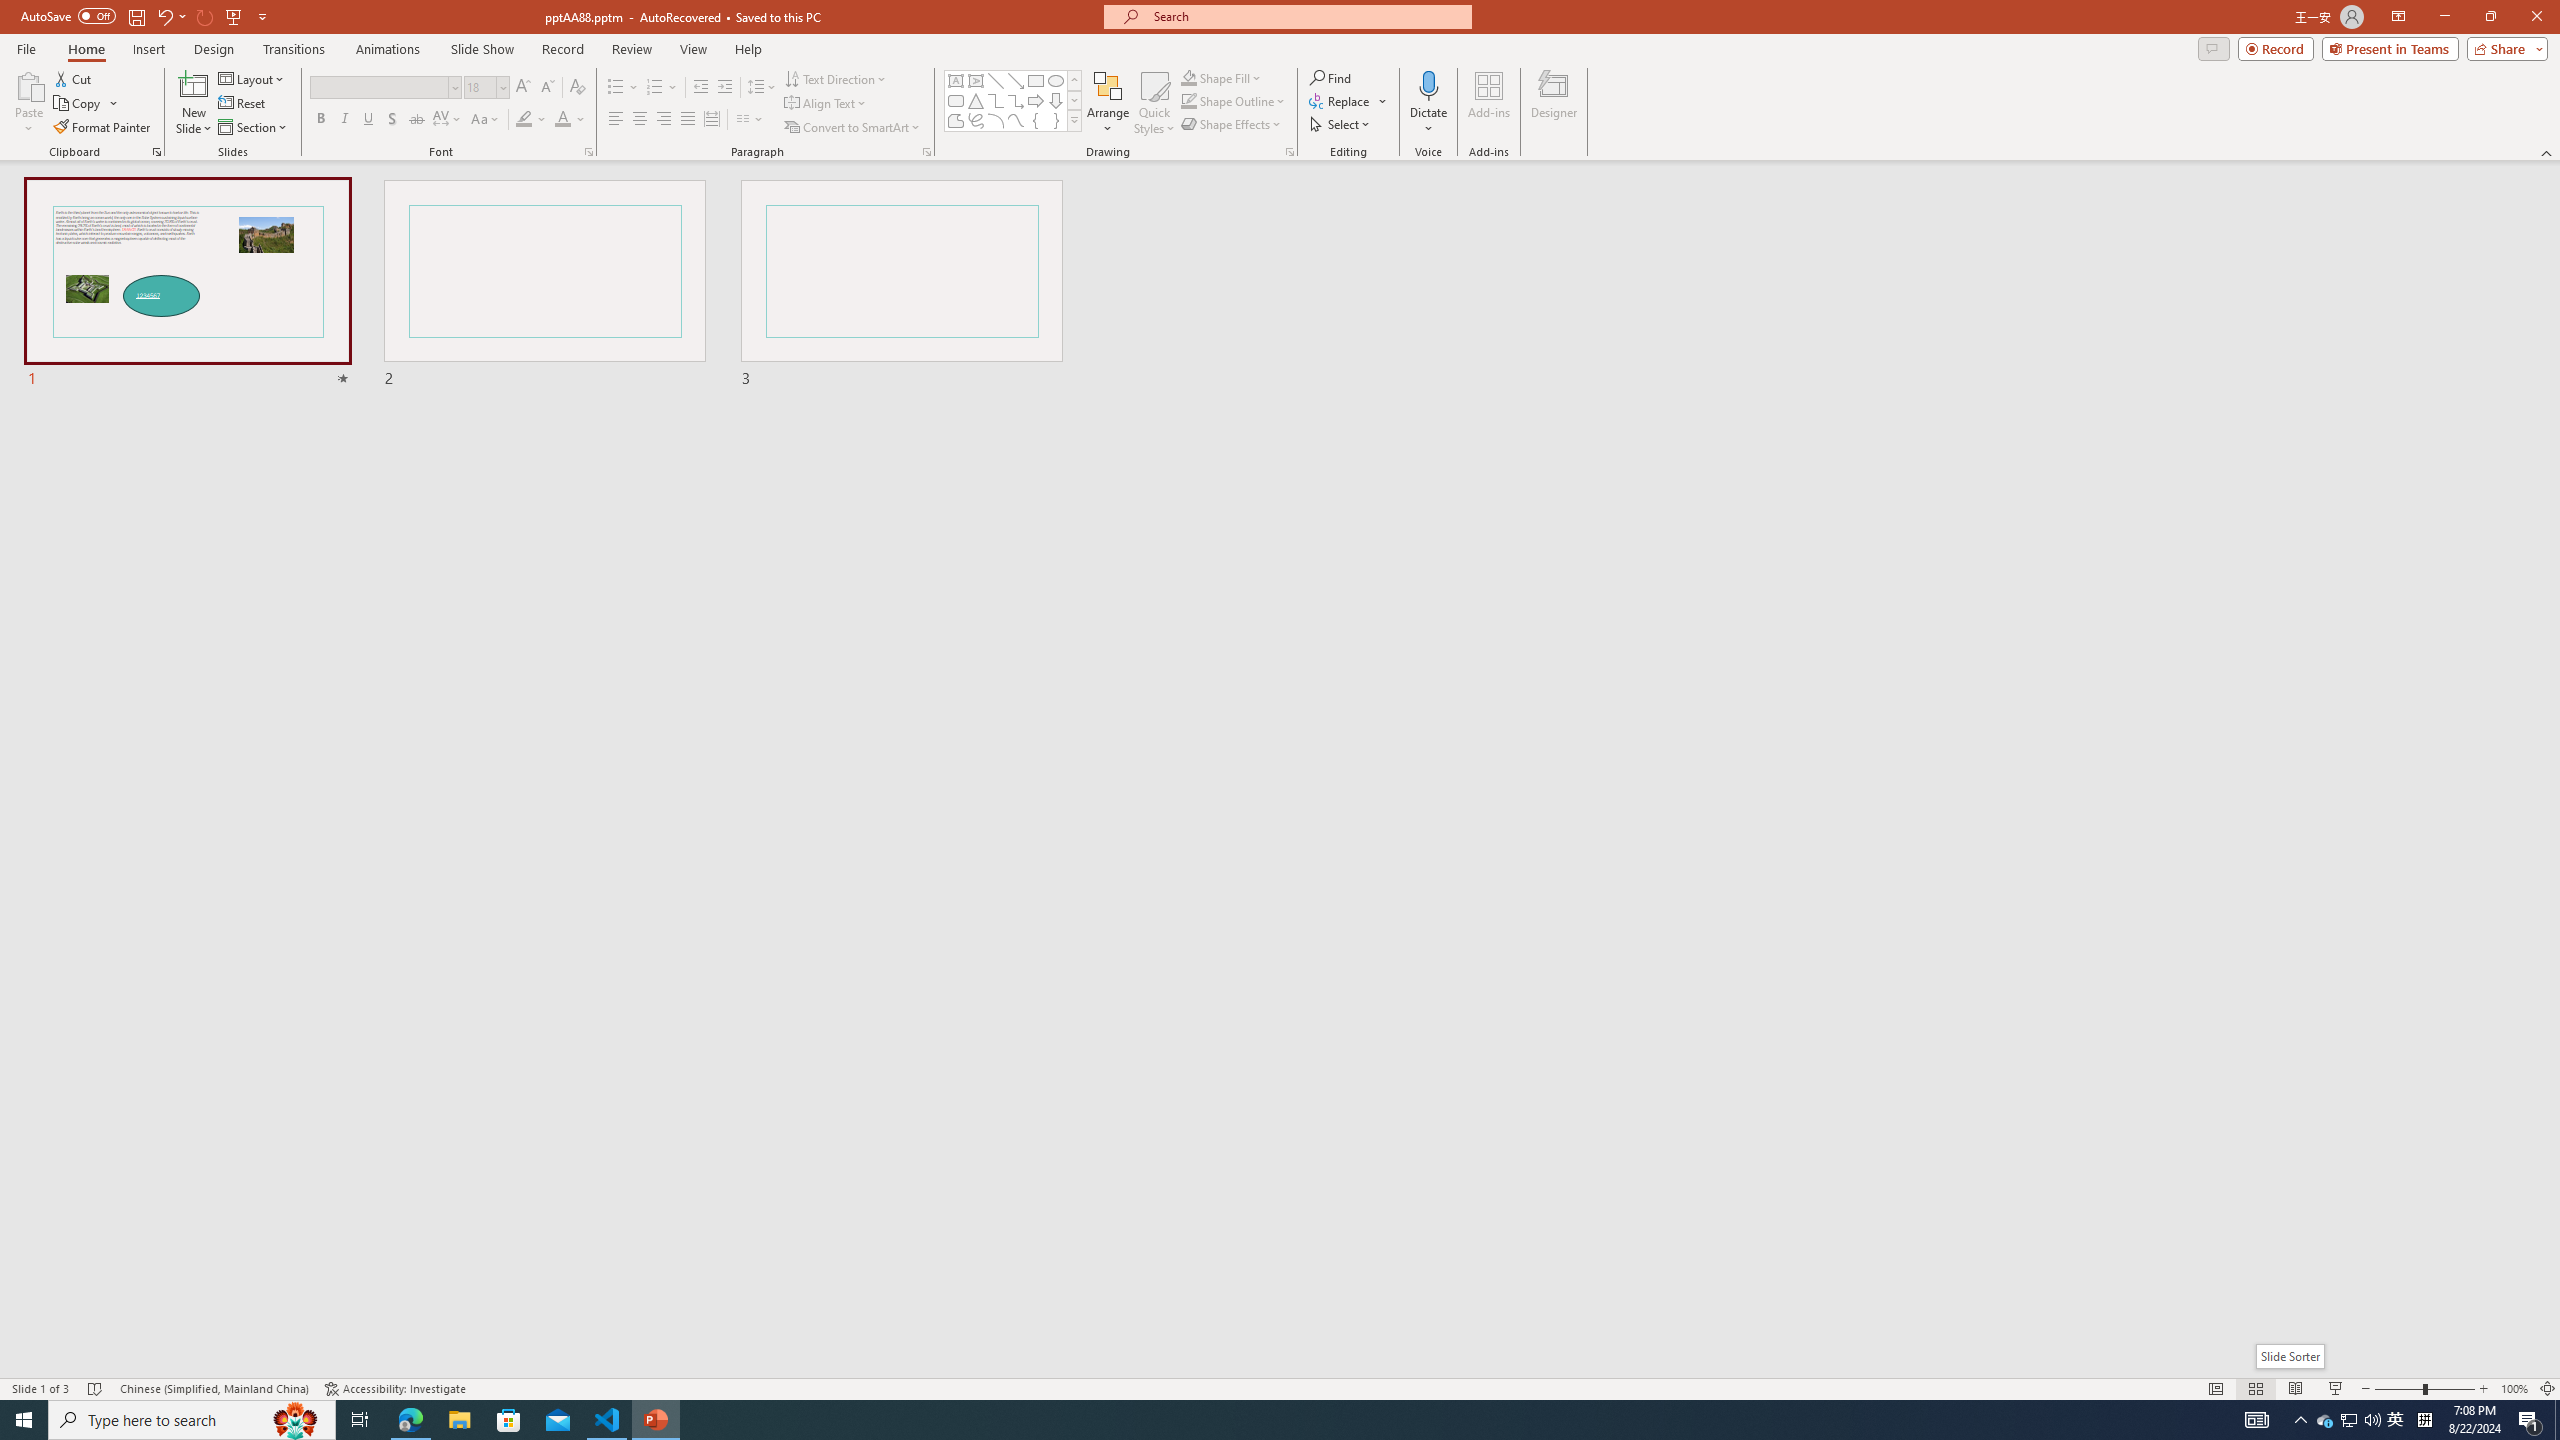  I want to click on 'Clear Formatting', so click(576, 87).